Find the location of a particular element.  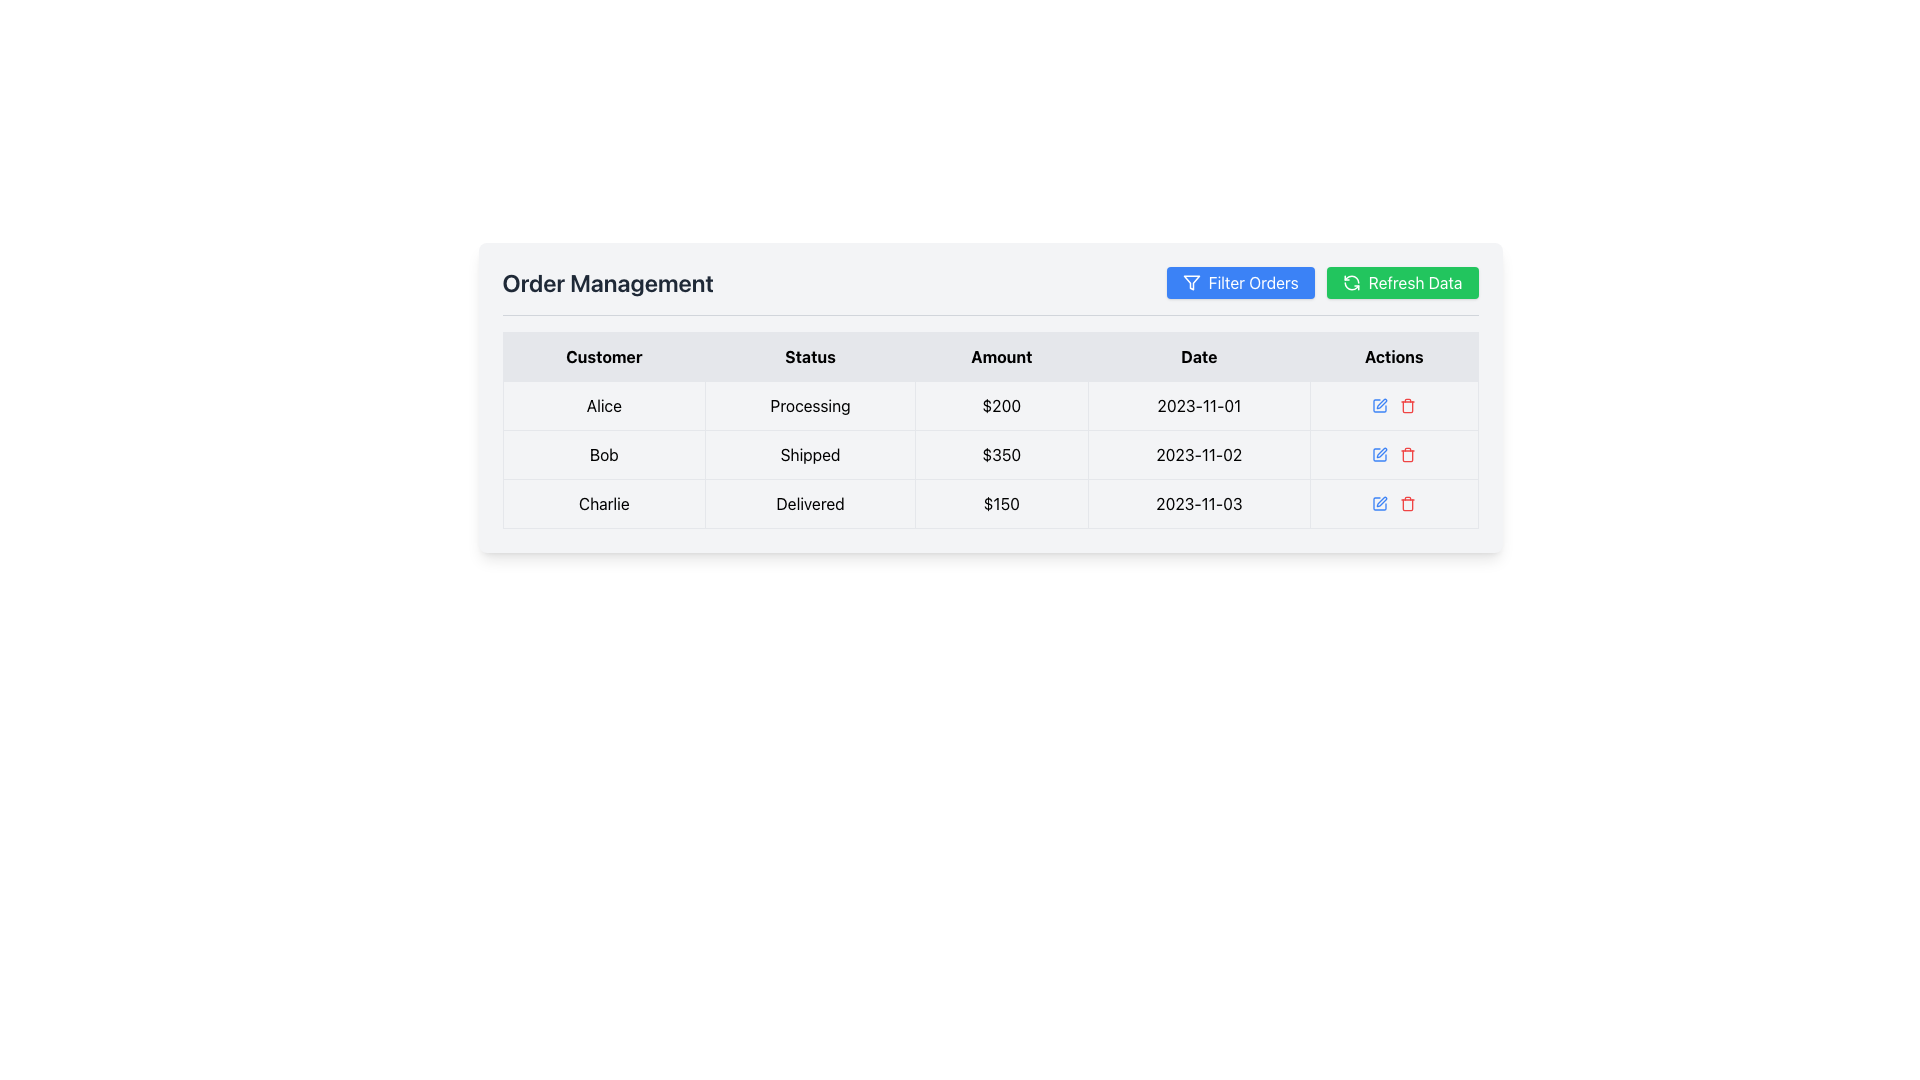

the interactive icon in the 'Actions' column of the second row corresponding to the entry with the value '$350' in the 'Amount' column is located at coordinates (1393, 455).